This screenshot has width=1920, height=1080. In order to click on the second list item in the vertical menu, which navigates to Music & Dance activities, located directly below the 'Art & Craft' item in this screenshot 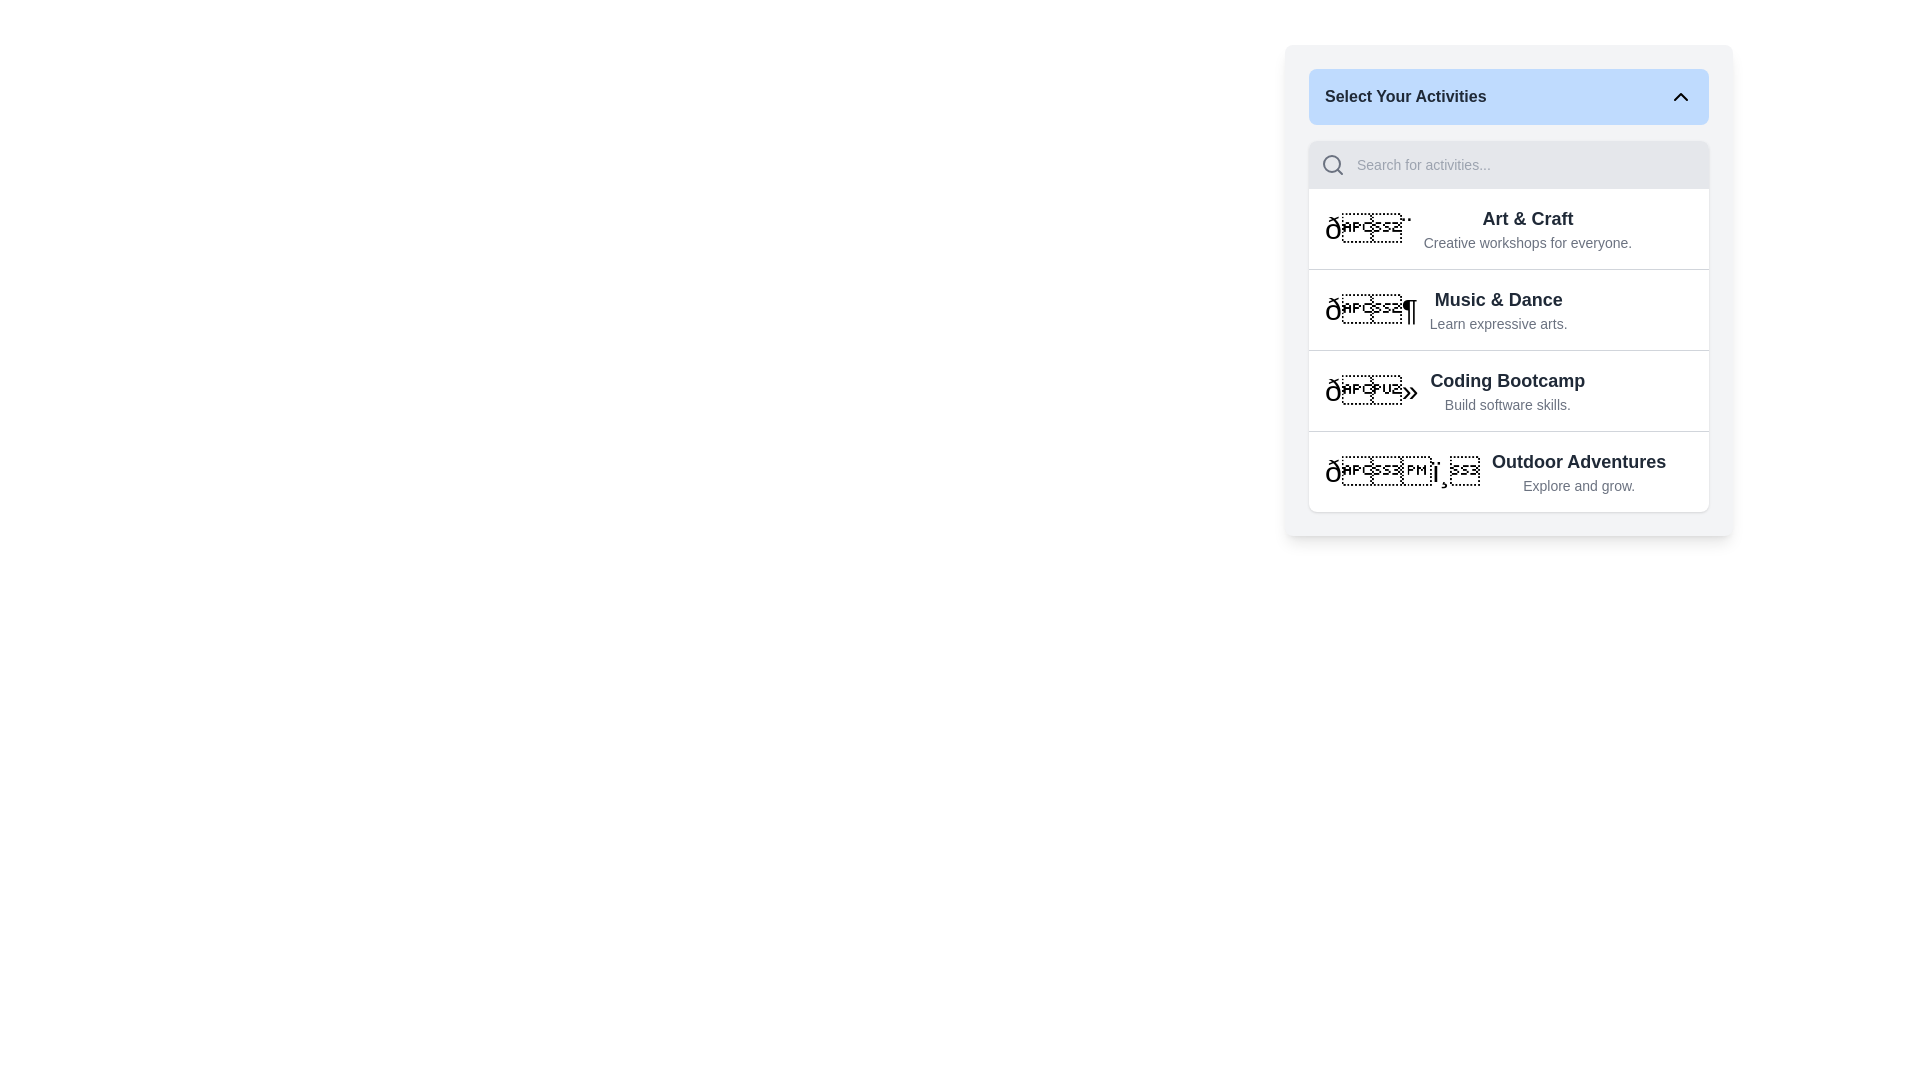, I will do `click(1508, 309)`.